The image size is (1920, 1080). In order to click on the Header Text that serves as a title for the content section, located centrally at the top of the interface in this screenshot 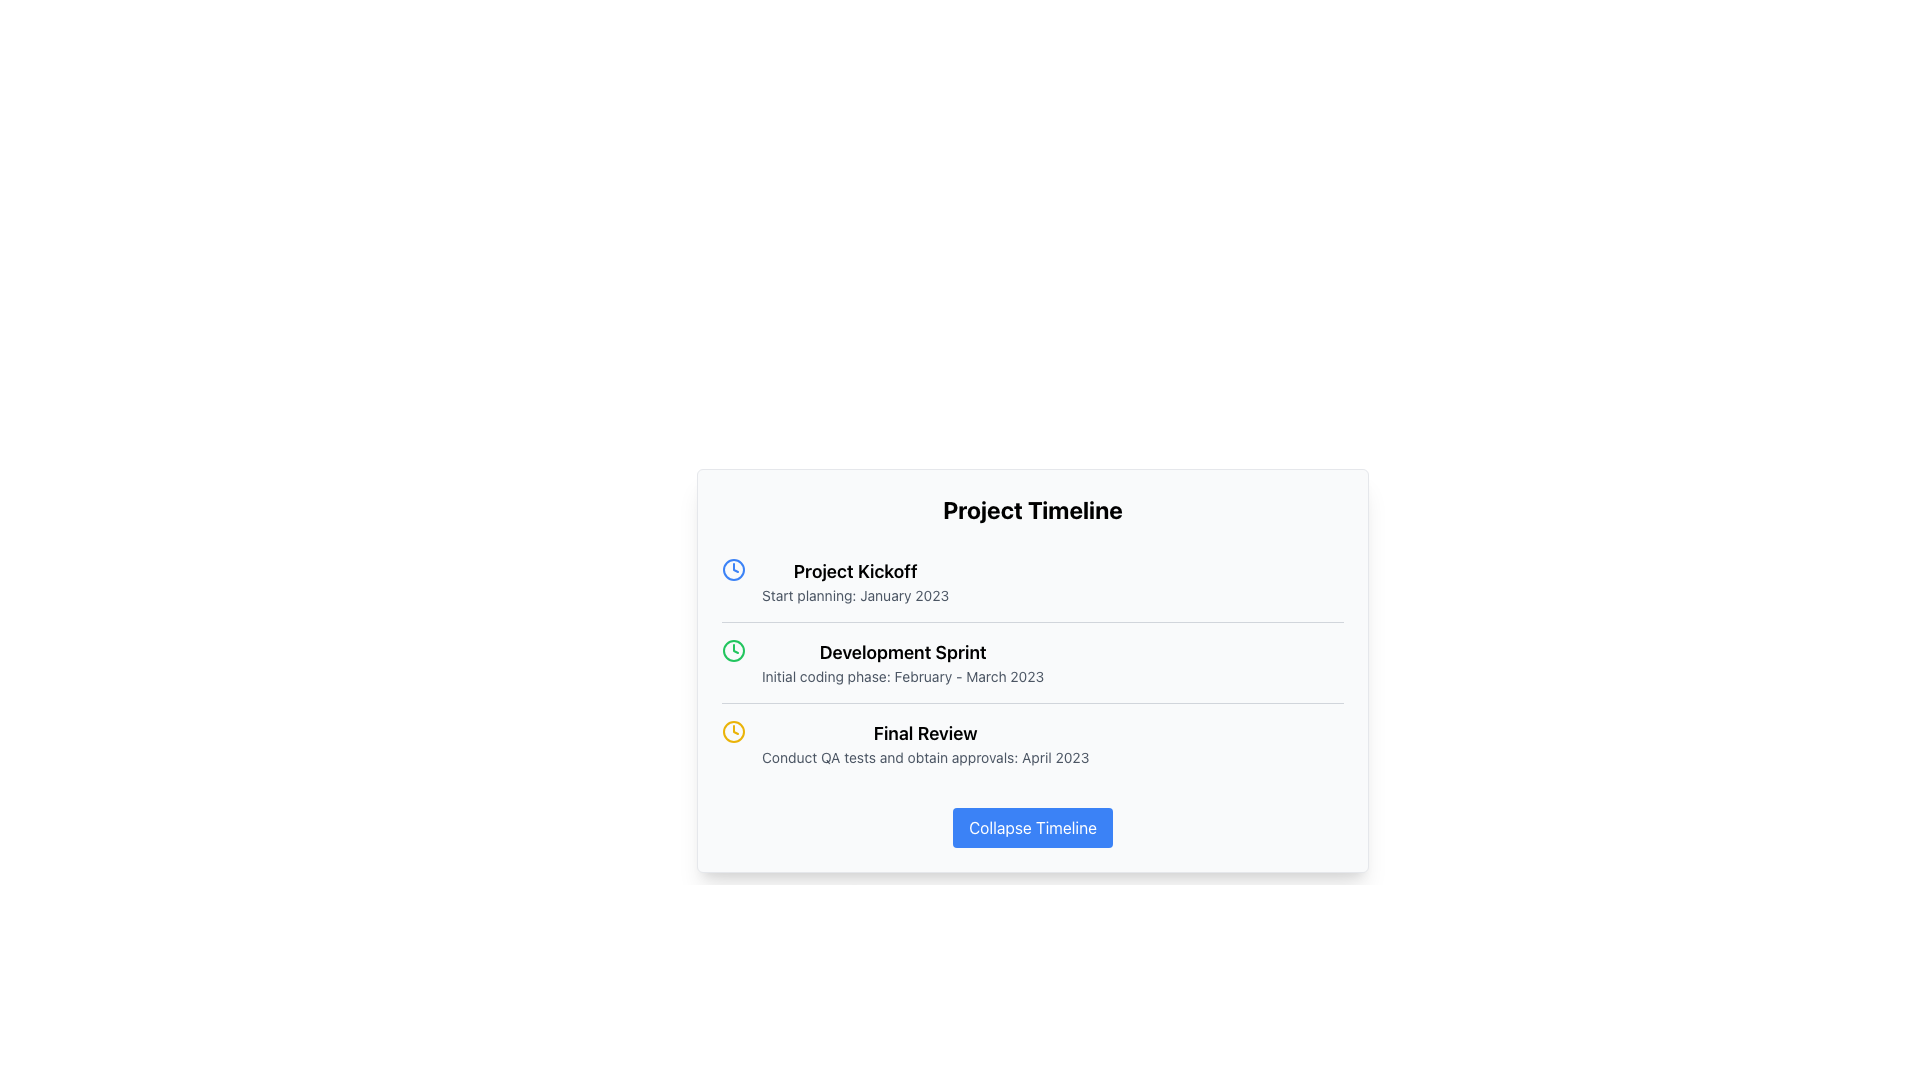, I will do `click(1032, 508)`.